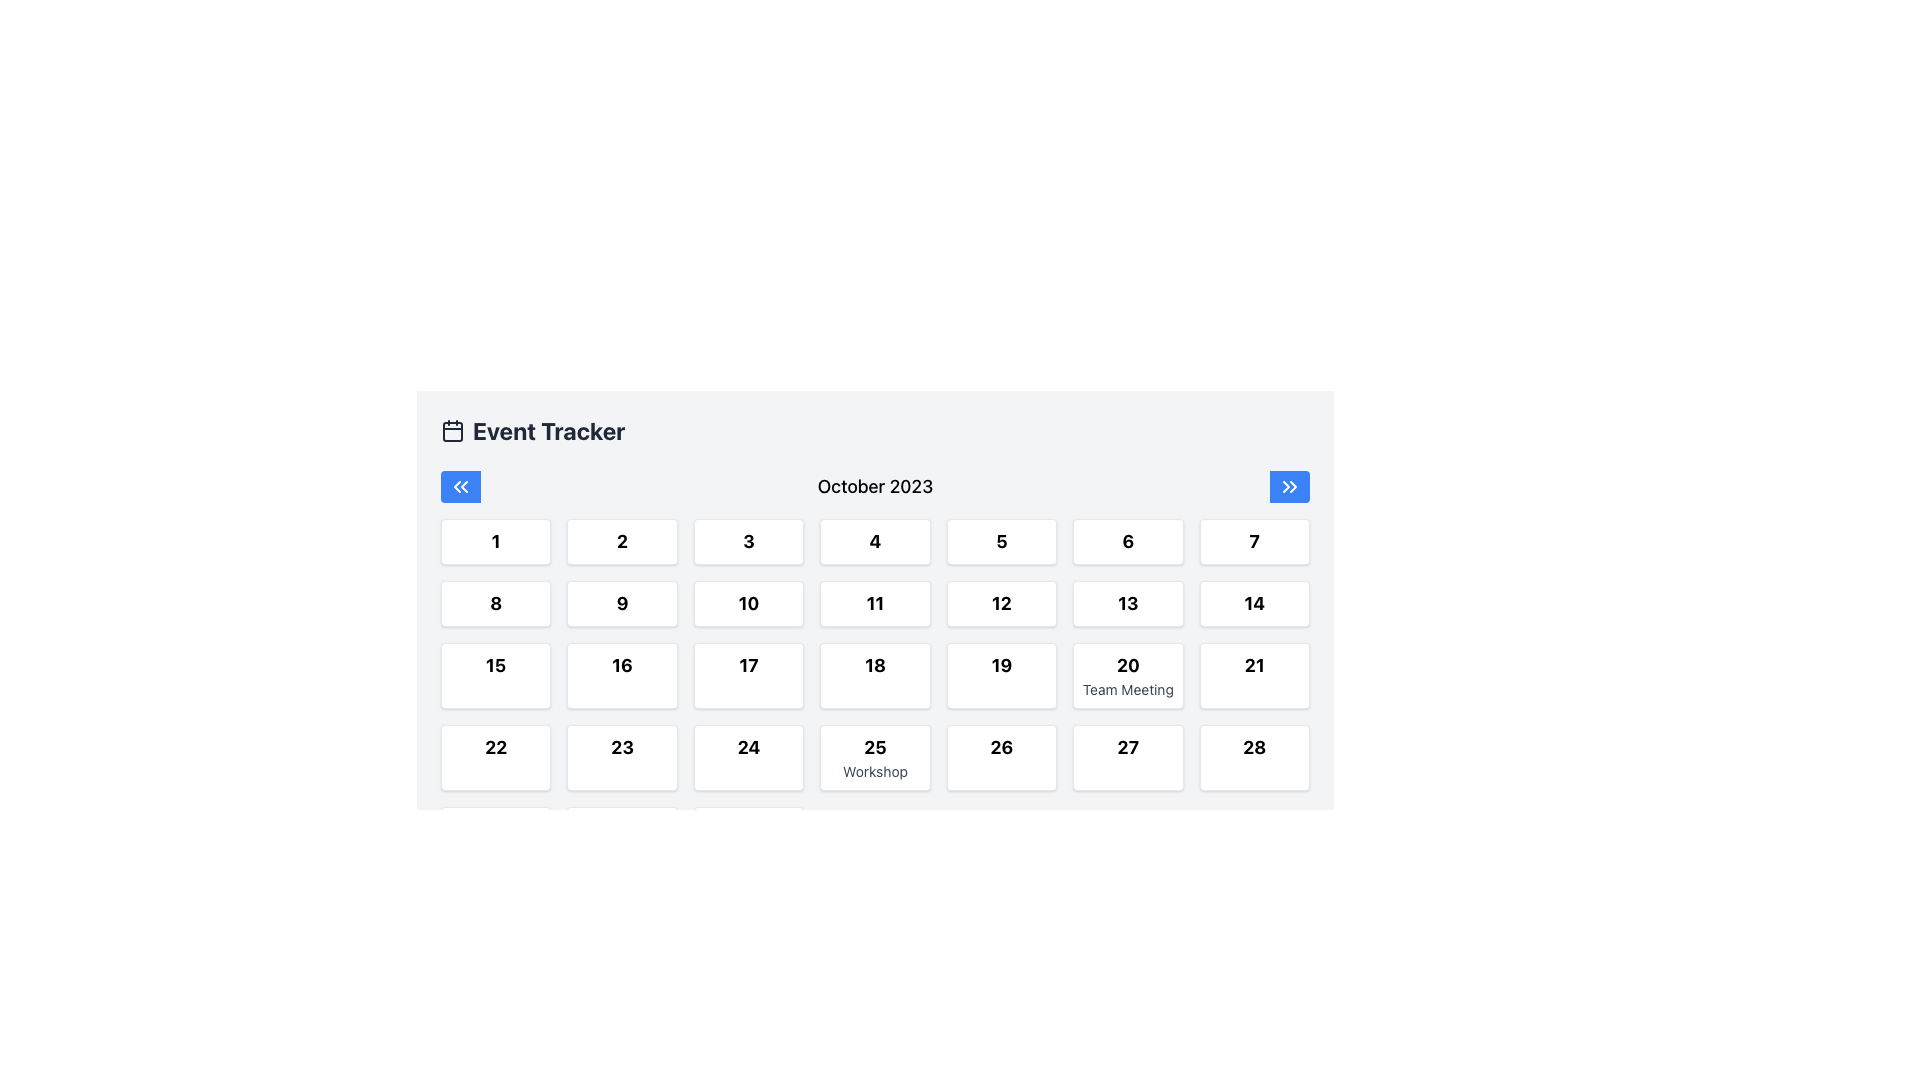  I want to click on the text displaying the number '28' in bold, located in the bottom-right corner of the calendar grid, so click(1253, 748).